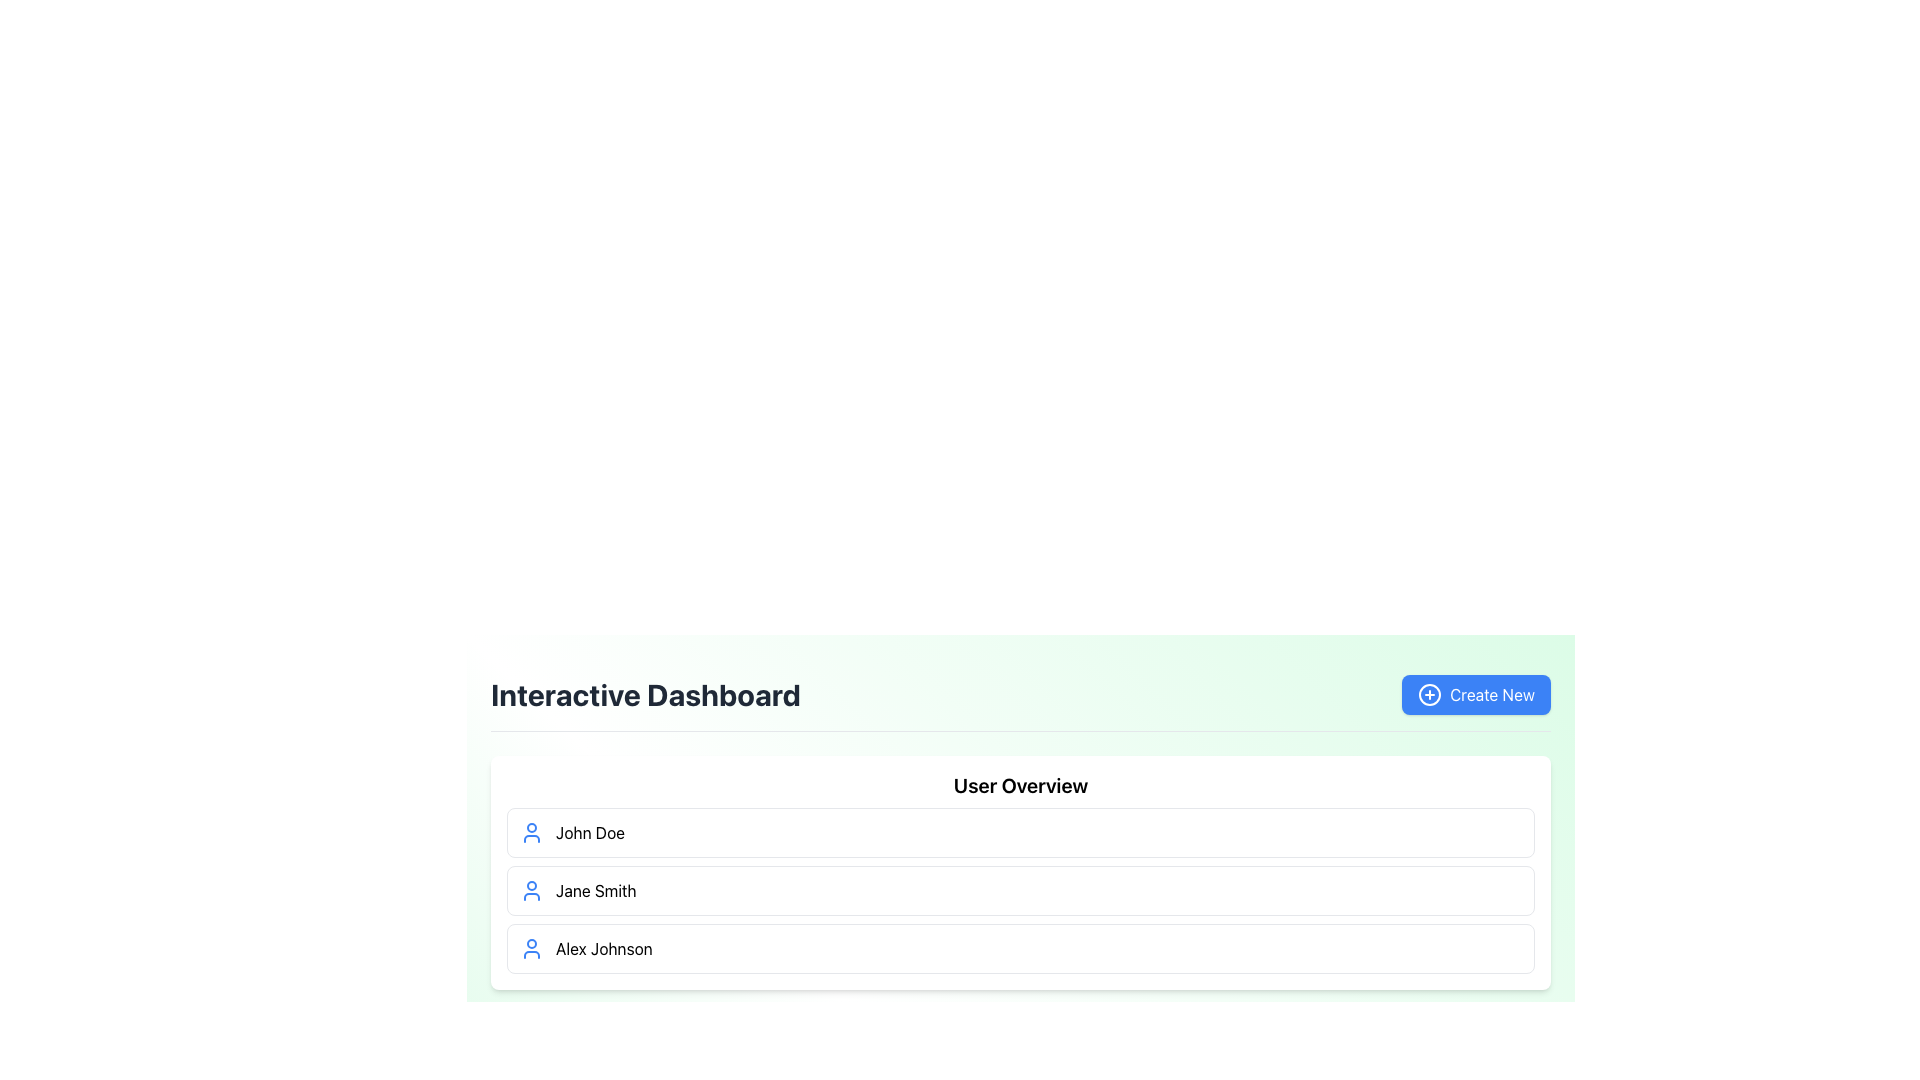 The image size is (1920, 1080). Describe the element at coordinates (1476, 693) in the screenshot. I see `the 'Create New' button with a blue background located in the top-right corner of the 'Interactive Dashboard' section` at that location.